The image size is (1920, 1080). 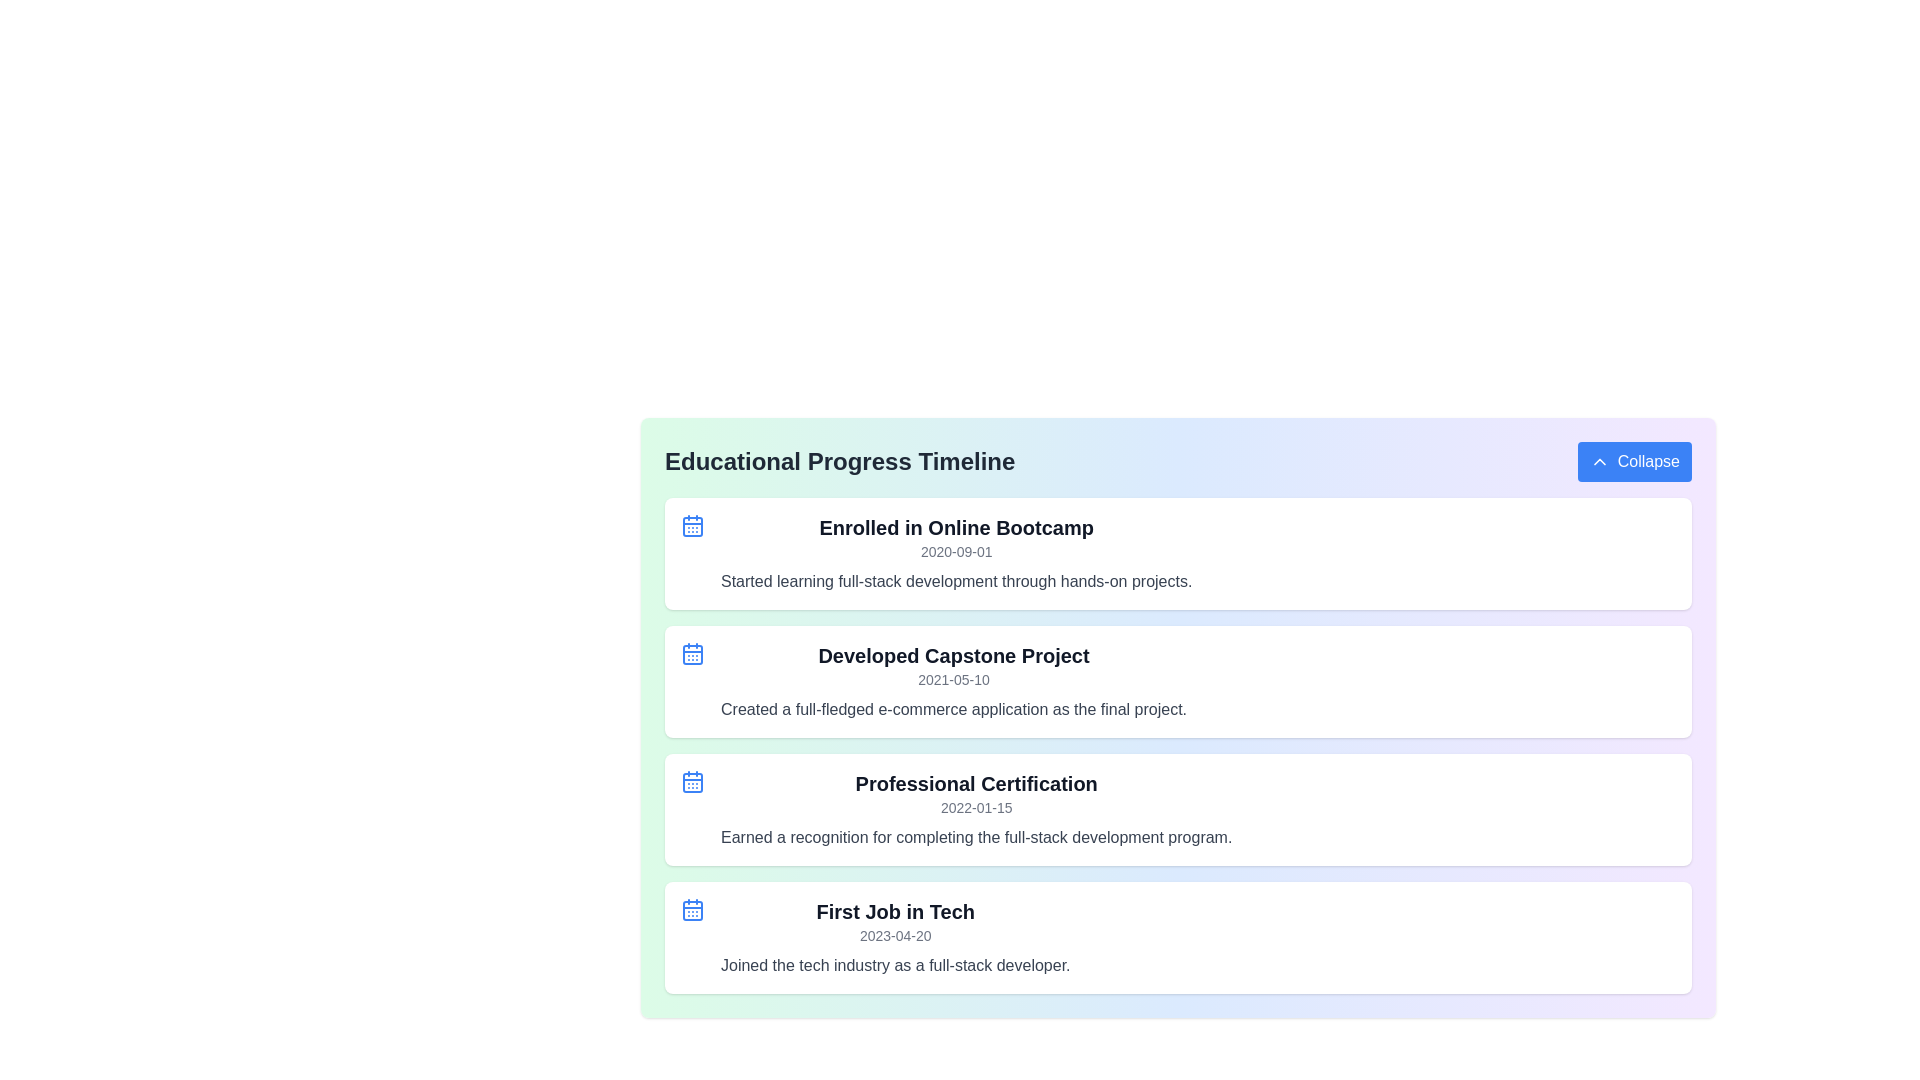 I want to click on the calendar icon element, which is the third SVG rectangle with rounded corners representing the date 'Developed Capstone Project', so click(x=692, y=655).